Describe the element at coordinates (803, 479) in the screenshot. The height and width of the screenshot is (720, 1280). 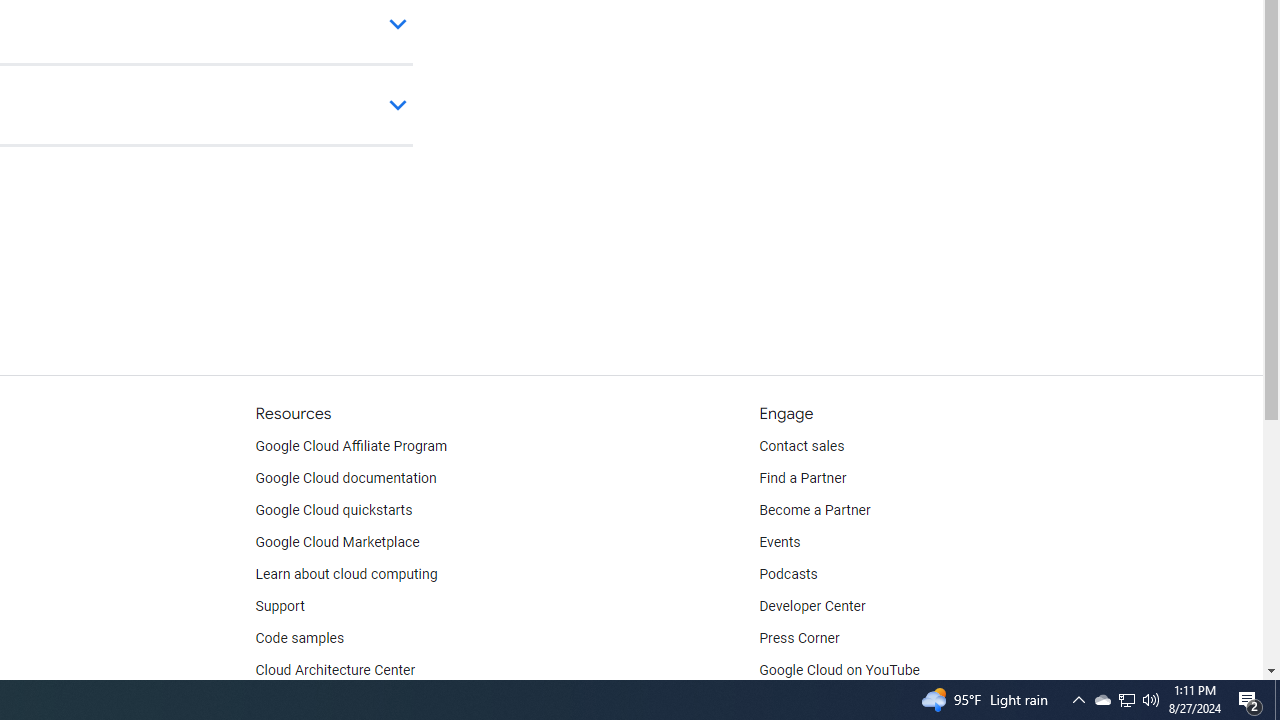
I see `'Find a Partner'` at that location.